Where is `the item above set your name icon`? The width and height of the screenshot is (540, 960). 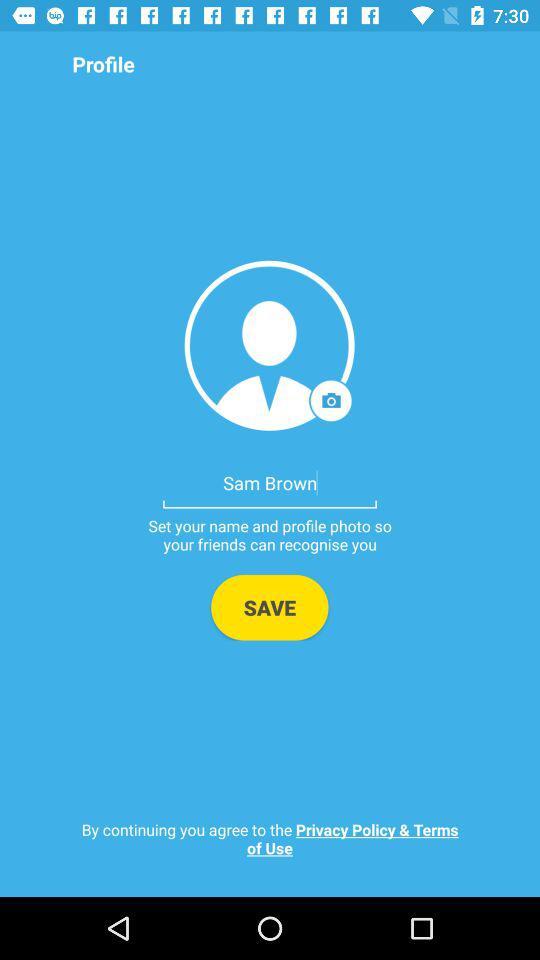
the item above set your name icon is located at coordinates (270, 481).